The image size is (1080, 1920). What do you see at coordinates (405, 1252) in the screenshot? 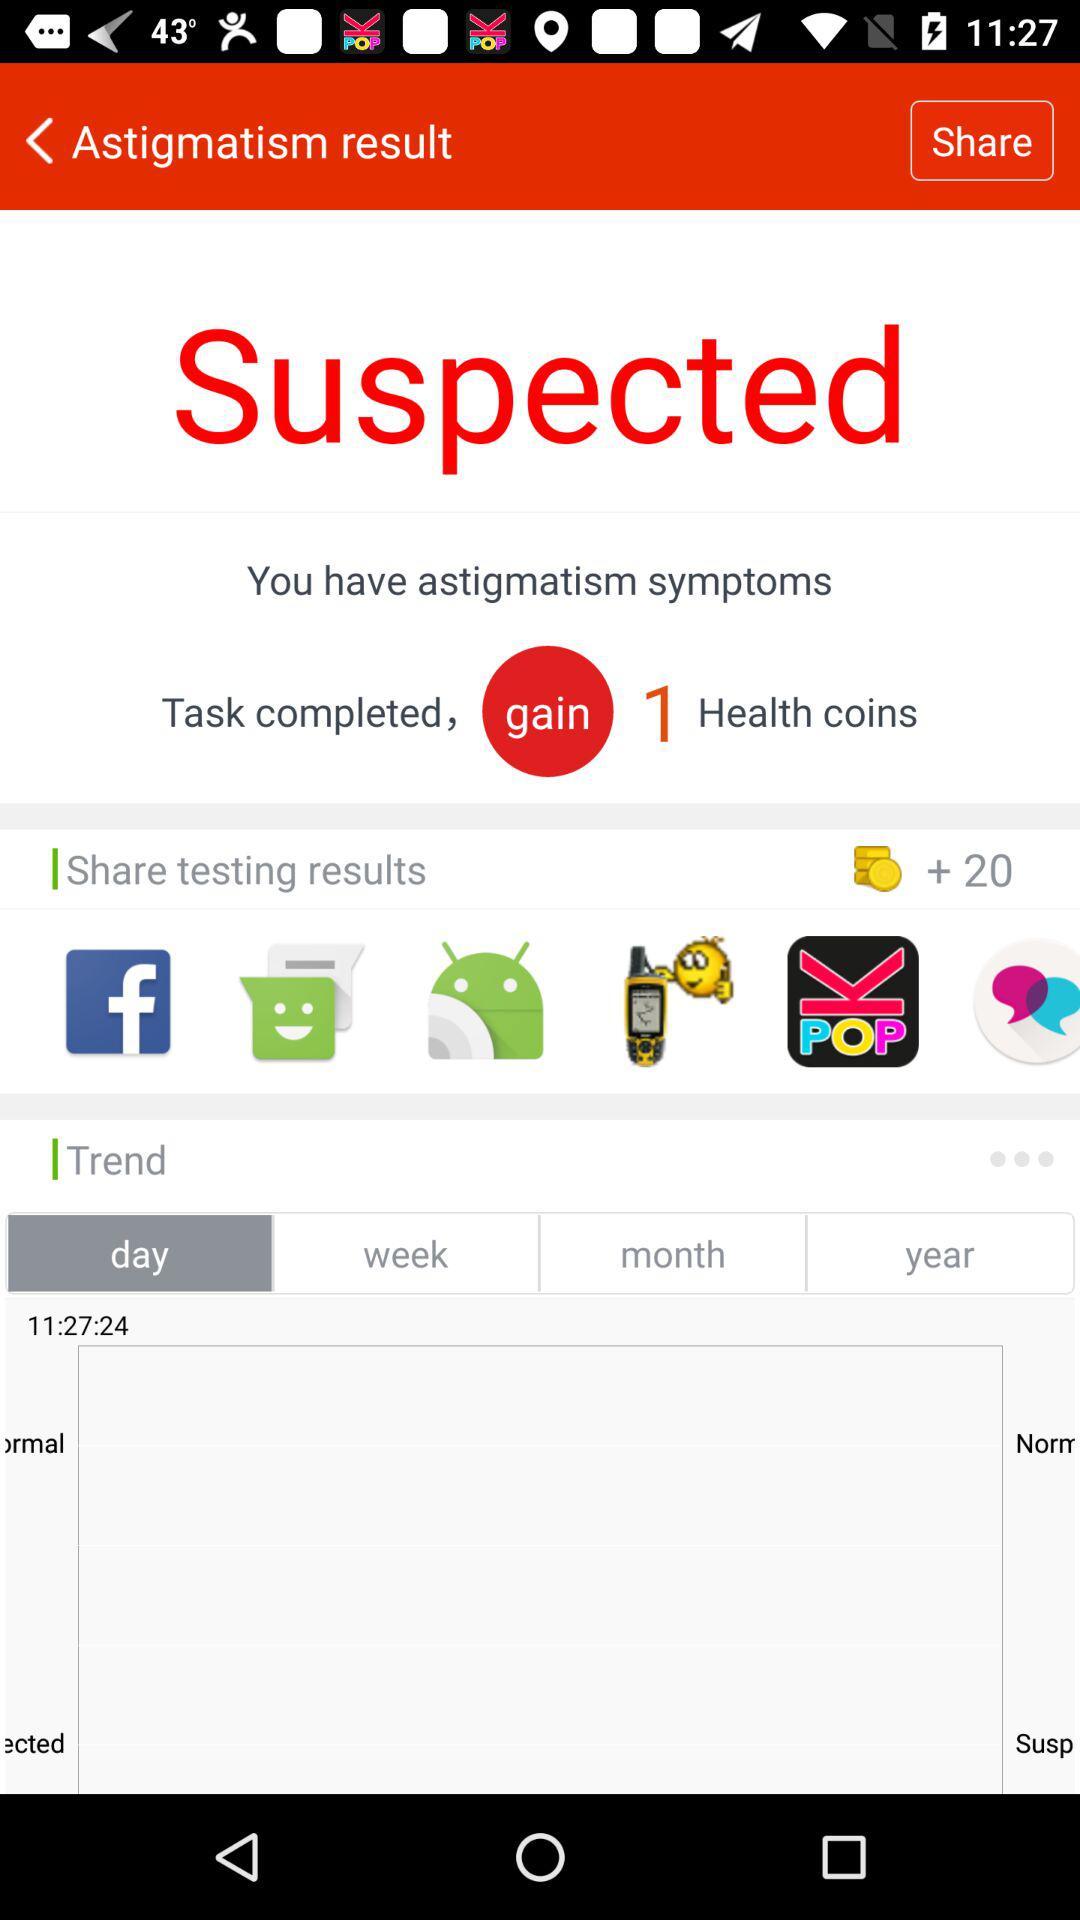
I see `the week` at bounding box center [405, 1252].